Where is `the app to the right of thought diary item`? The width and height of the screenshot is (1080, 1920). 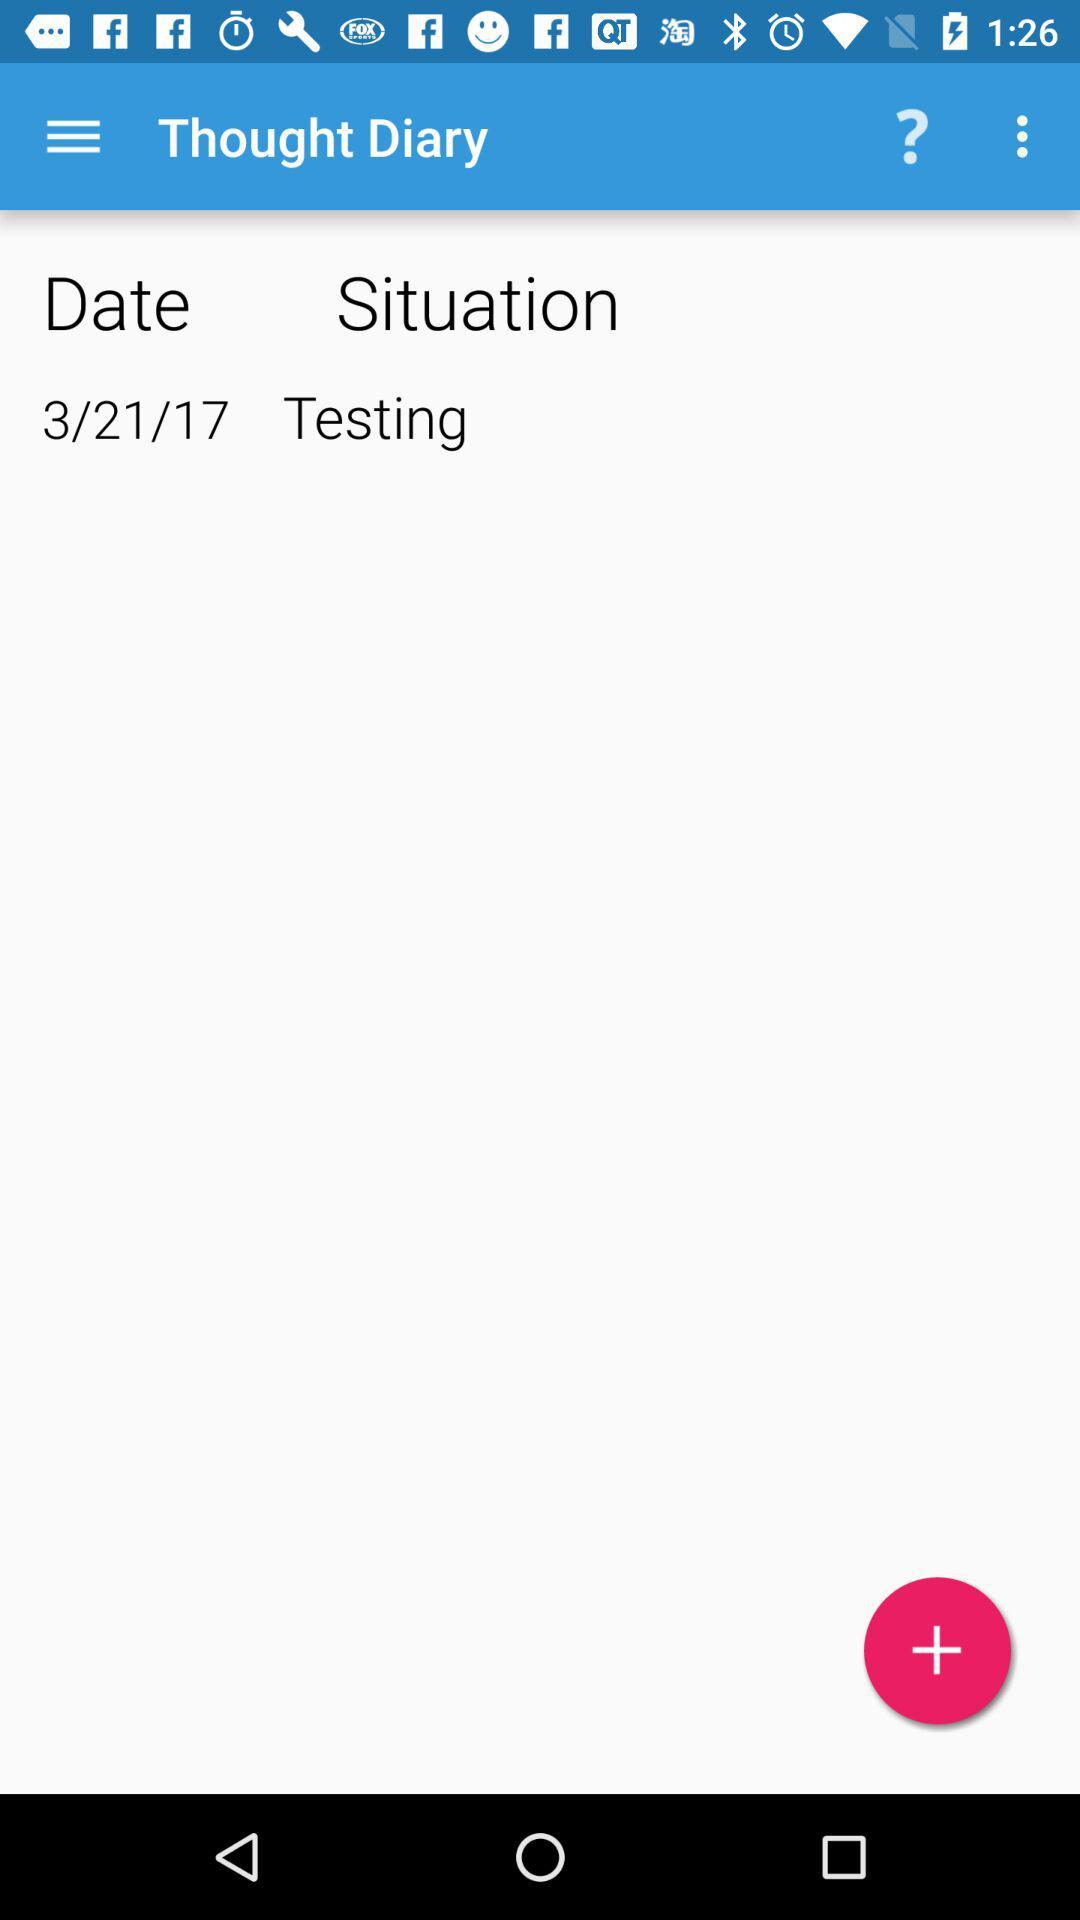 the app to the right of thought diary item is located at coordinates (911, 135).